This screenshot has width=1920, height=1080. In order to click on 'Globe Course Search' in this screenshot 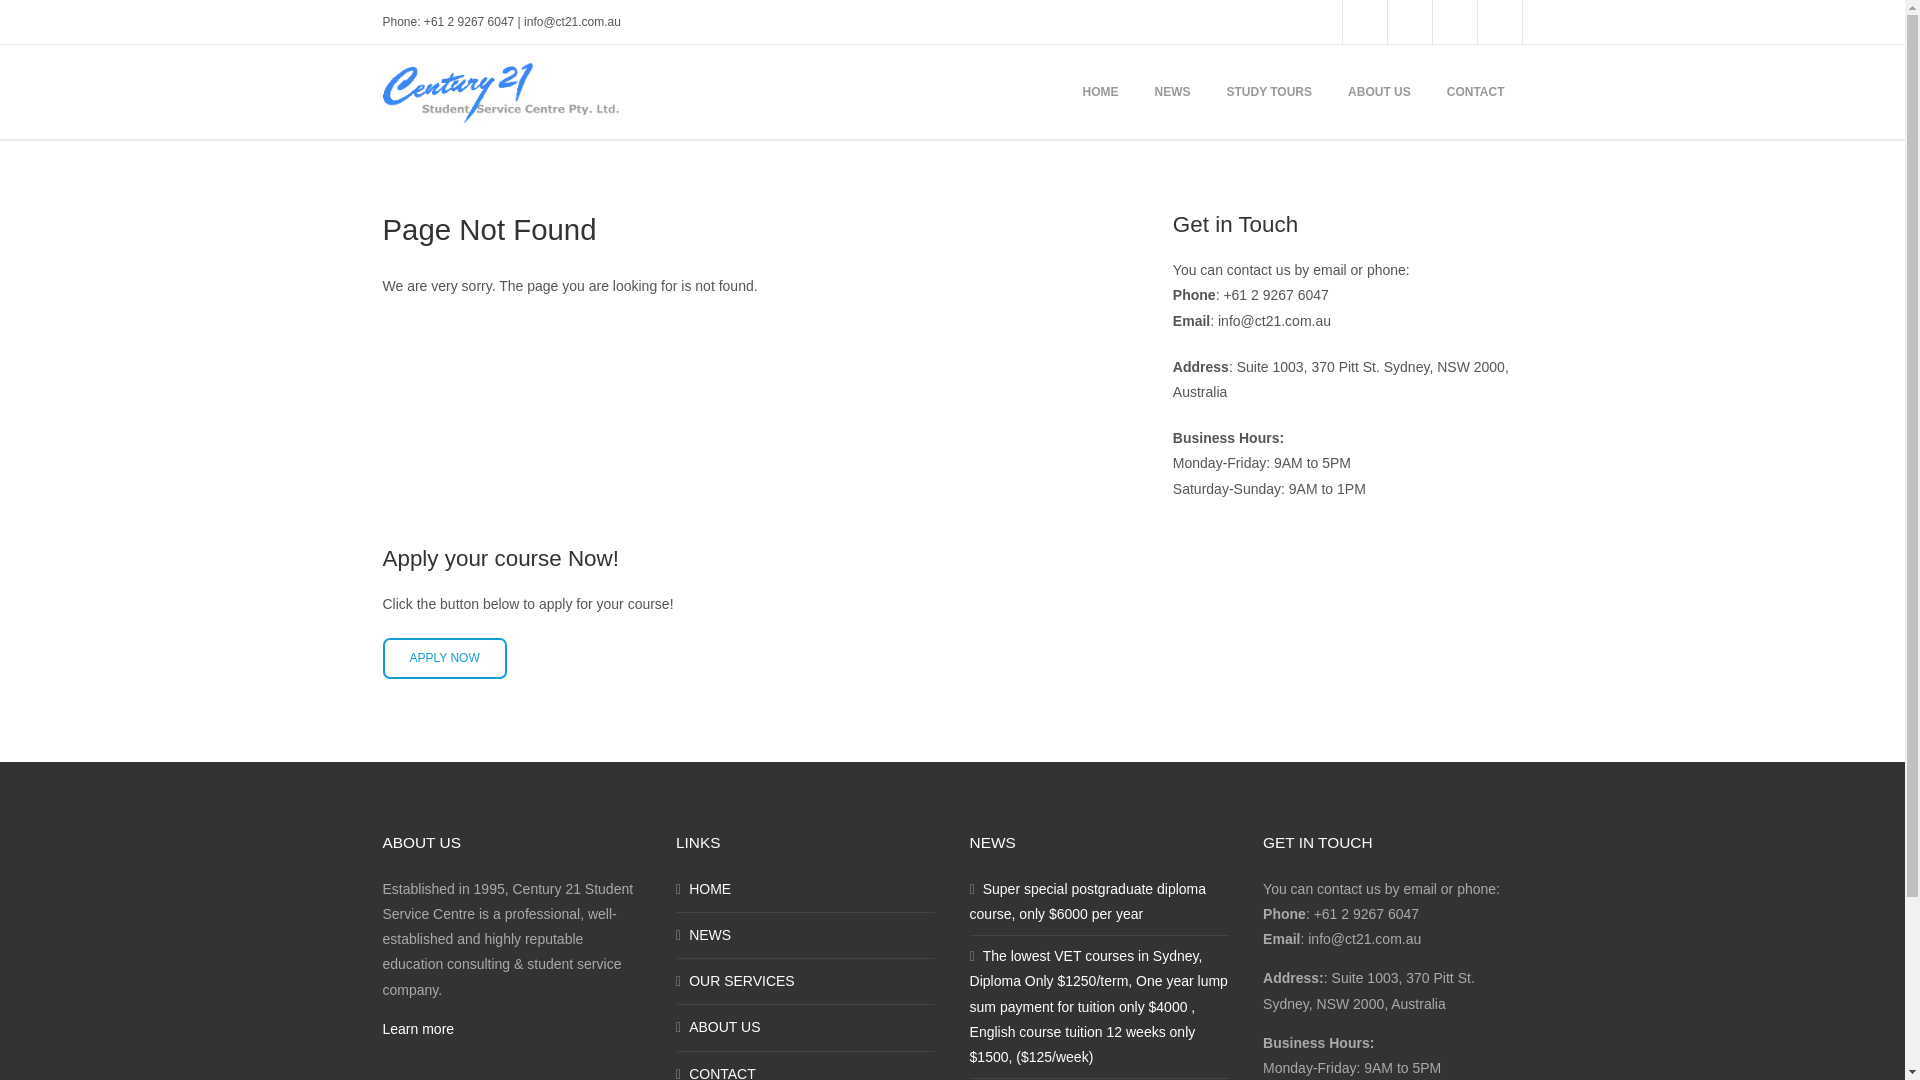, I will do `click(1362, 22)`.